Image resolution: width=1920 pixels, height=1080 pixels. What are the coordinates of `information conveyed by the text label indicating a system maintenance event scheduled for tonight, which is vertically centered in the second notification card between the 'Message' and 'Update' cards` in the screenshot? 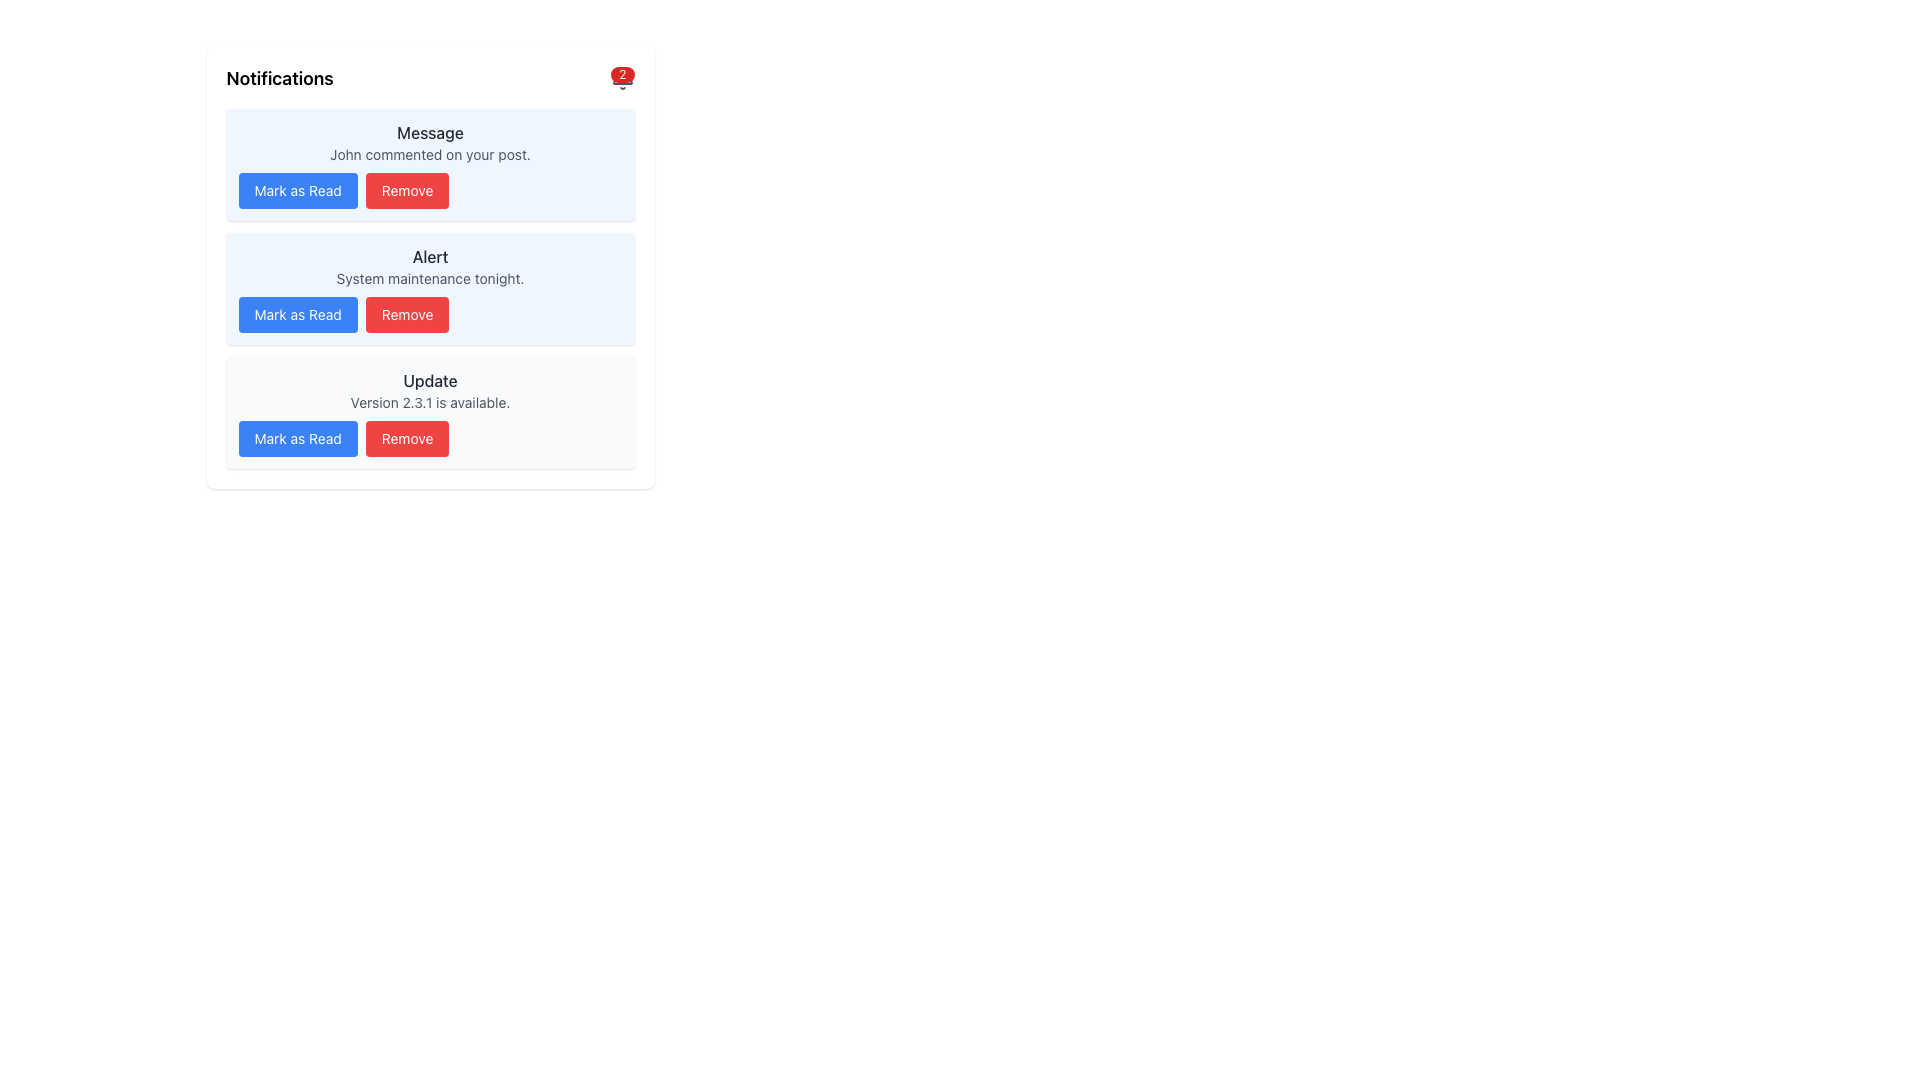 It's located at (429, 265).